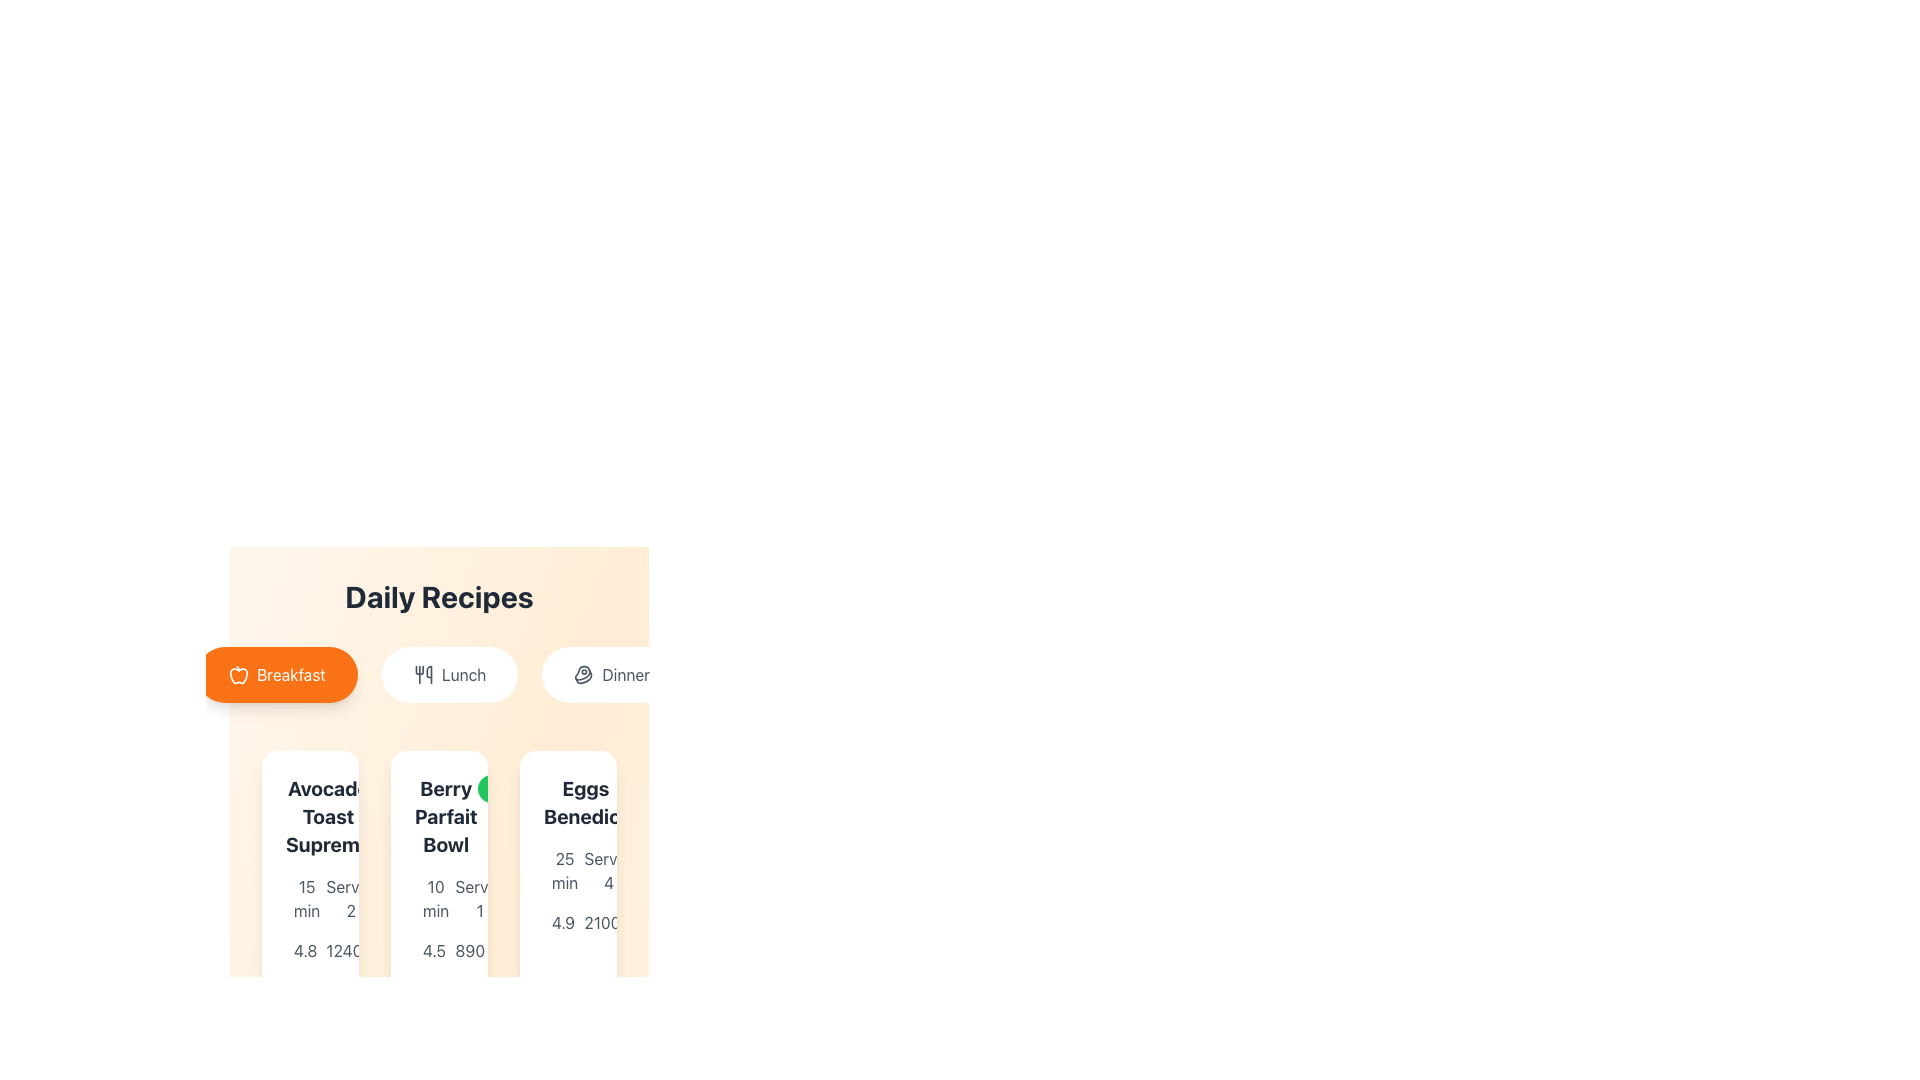 The image size is (1920, 1080). I want to click on the formatted display text indicating the serving size for the Berry Parfait Bowl recipe, so click(454, 897).